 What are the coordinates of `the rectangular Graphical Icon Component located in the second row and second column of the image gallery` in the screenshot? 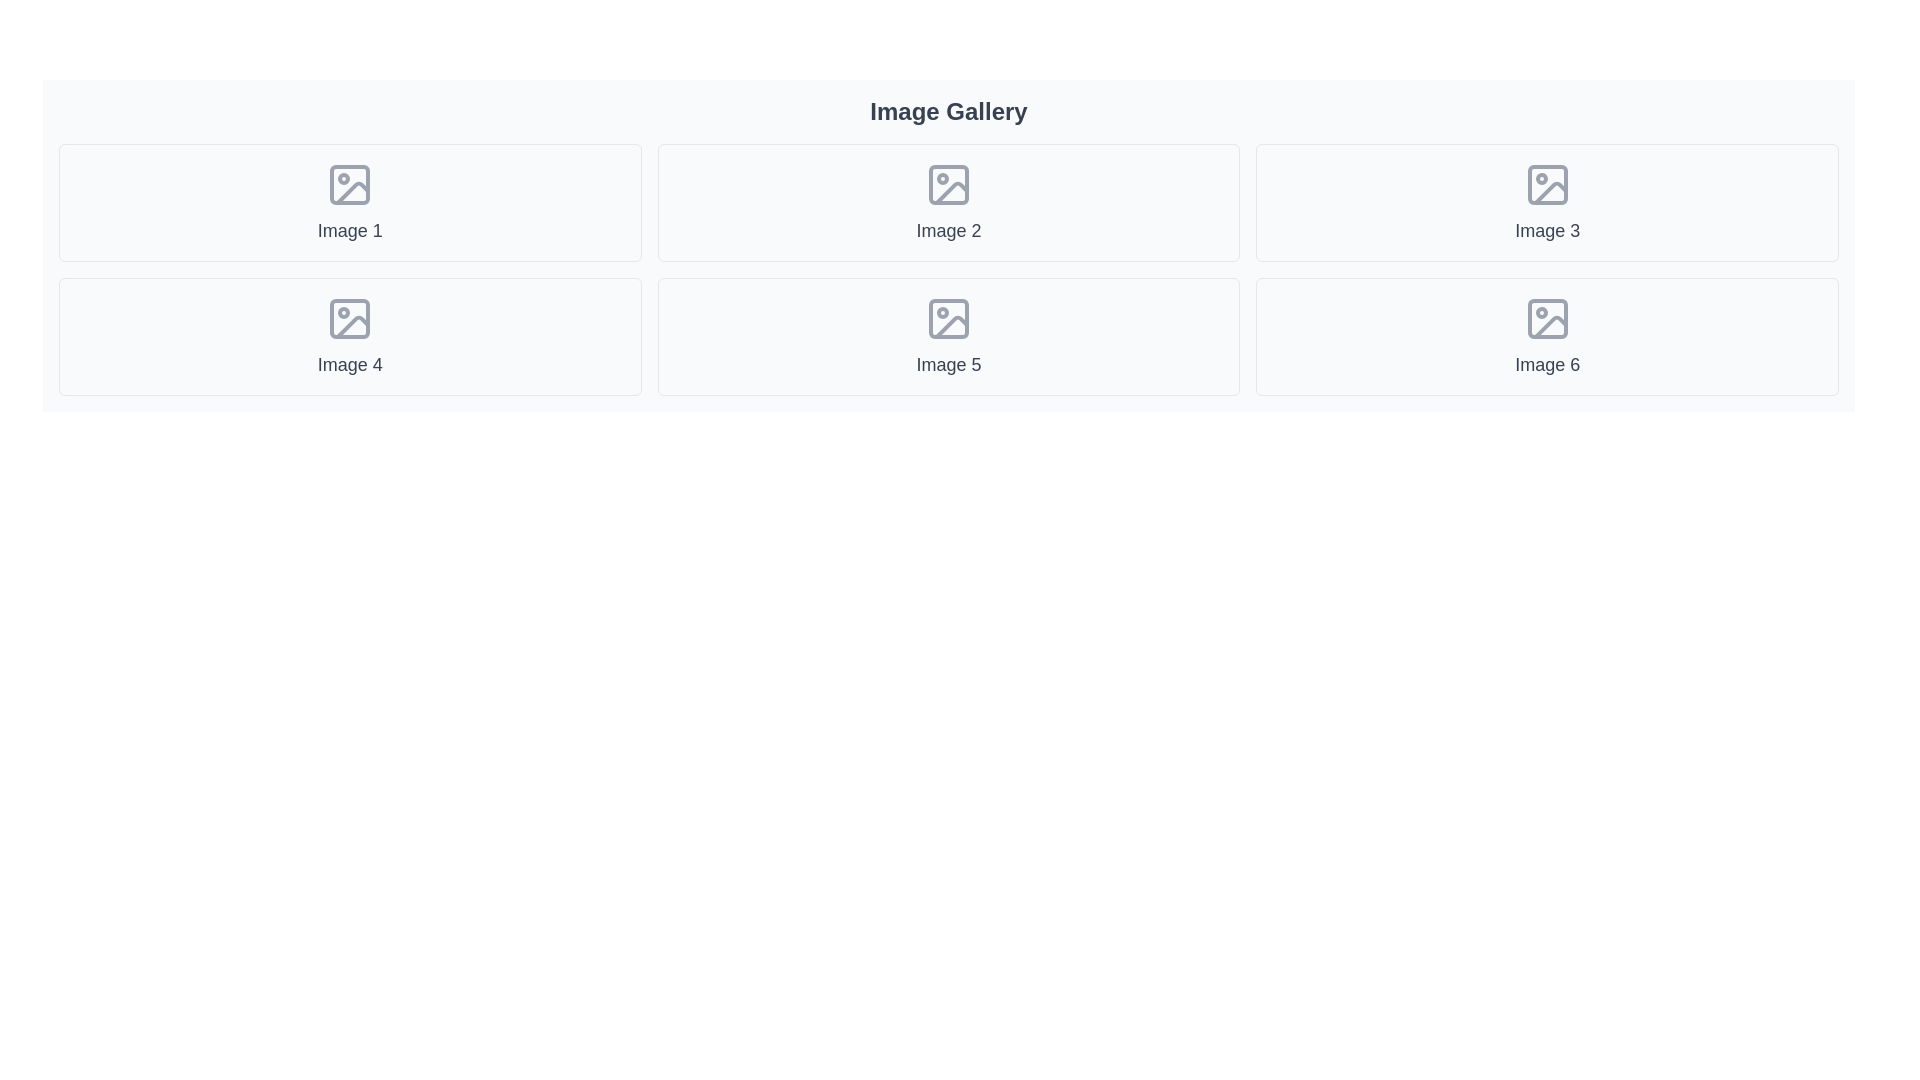 It's located at (948, 318).